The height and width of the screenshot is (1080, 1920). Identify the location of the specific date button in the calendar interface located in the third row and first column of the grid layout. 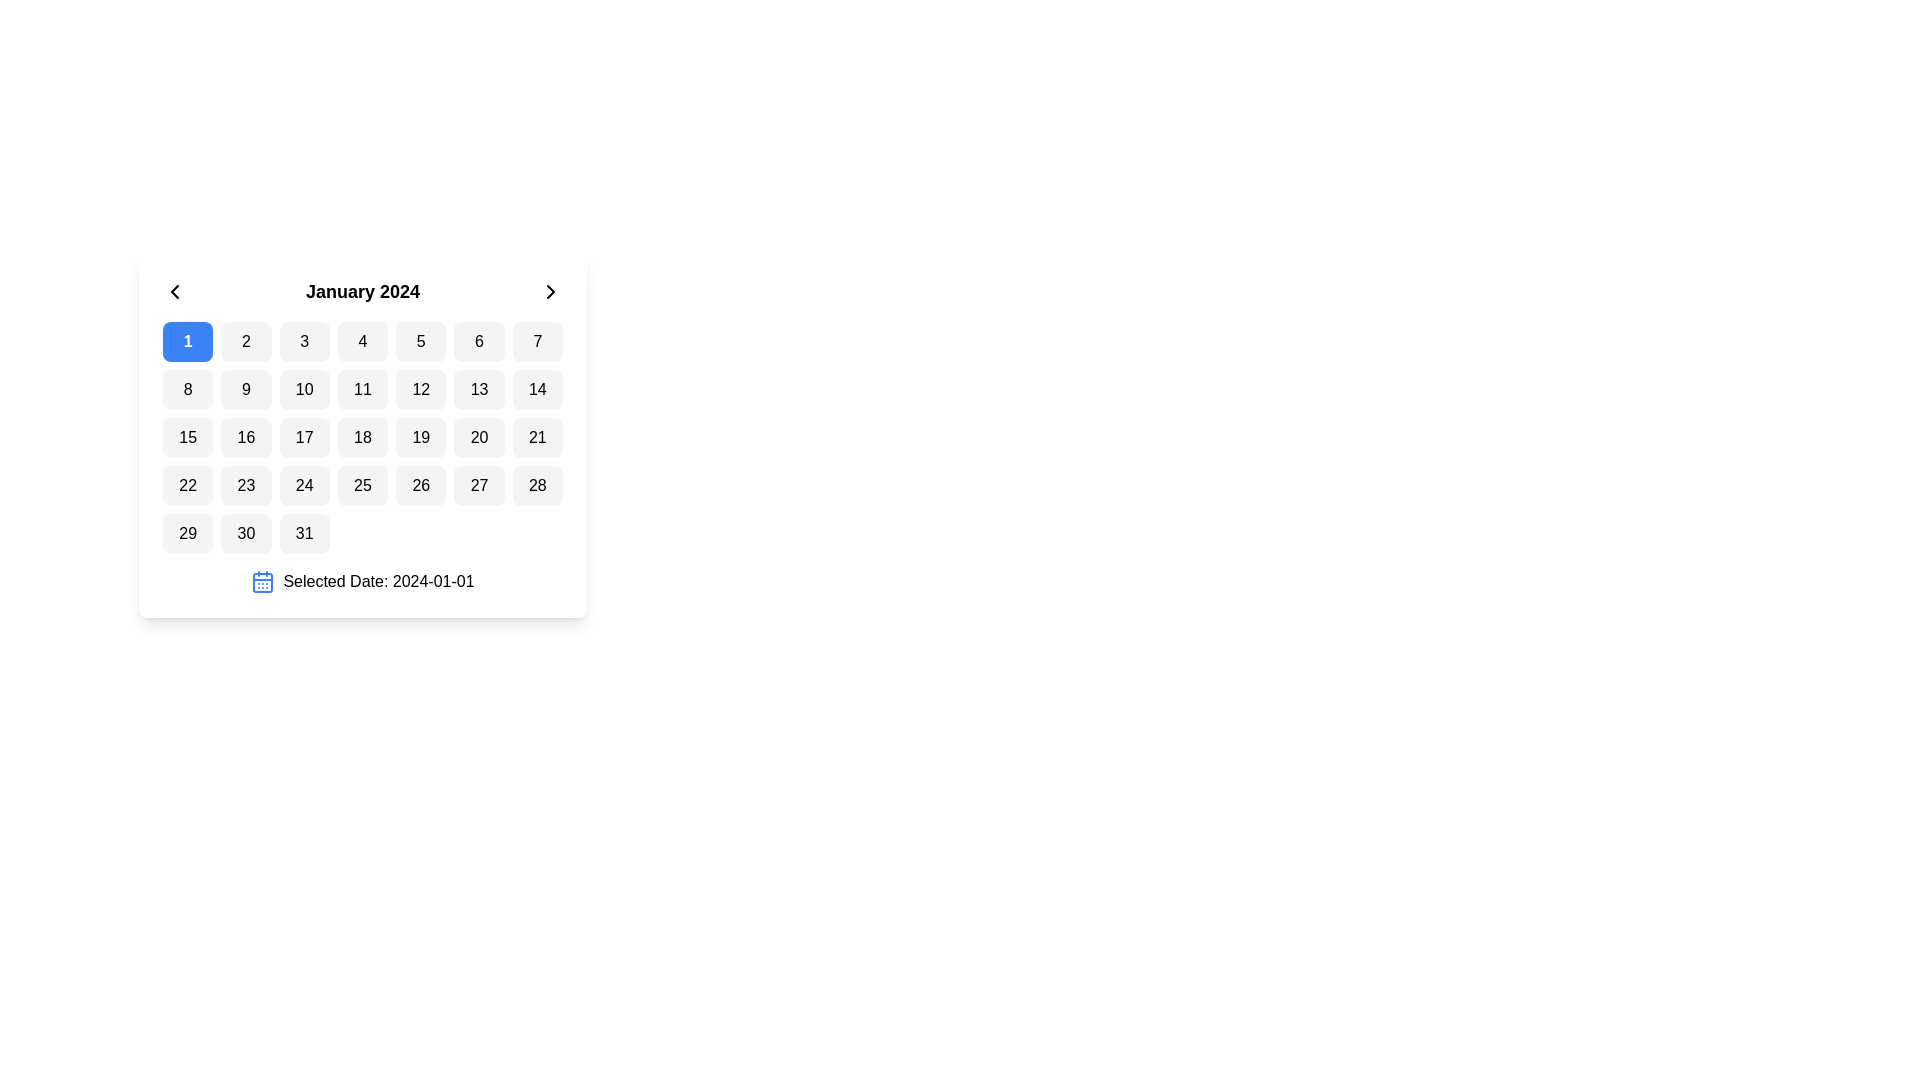
(187, 437).